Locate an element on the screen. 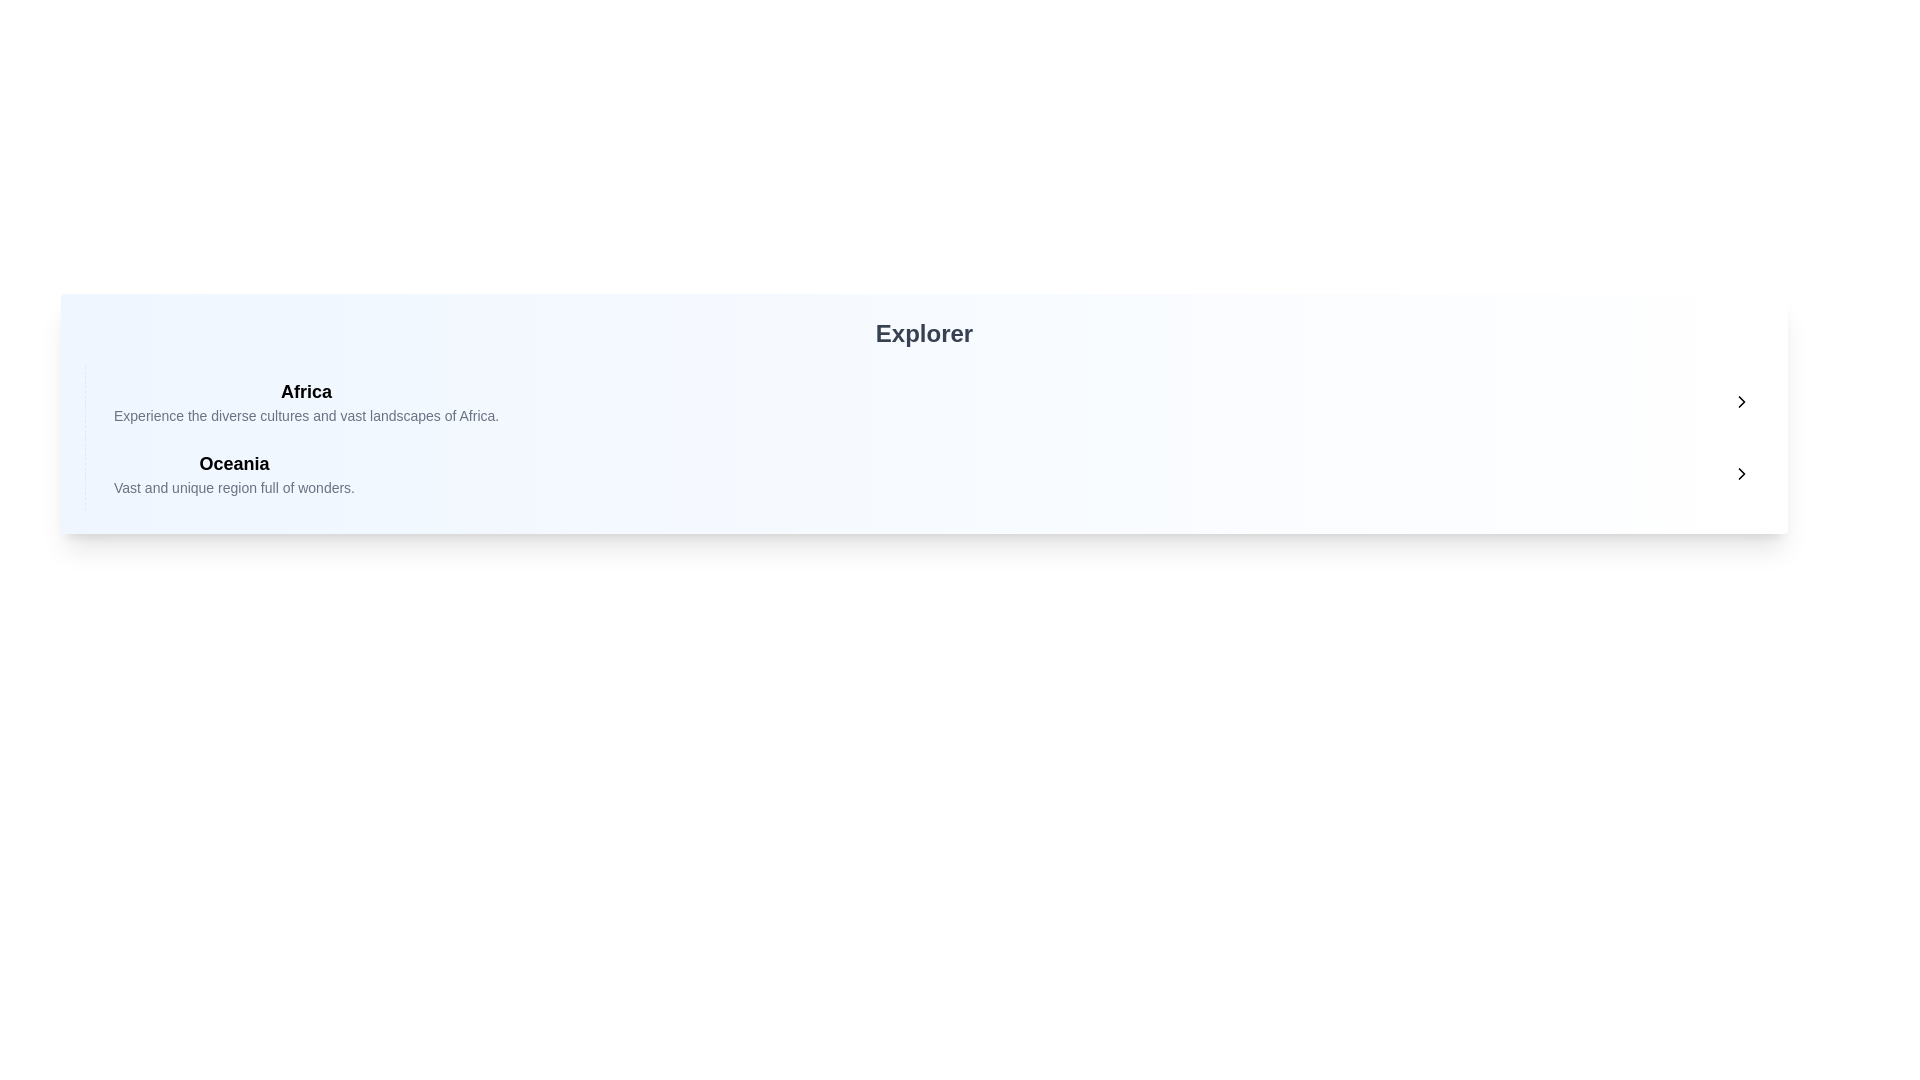  the navigation arrow icon located towards the center-right of the interface, which indicates proceeding to more detailed content or another page is located at coordinates (1741, 474).